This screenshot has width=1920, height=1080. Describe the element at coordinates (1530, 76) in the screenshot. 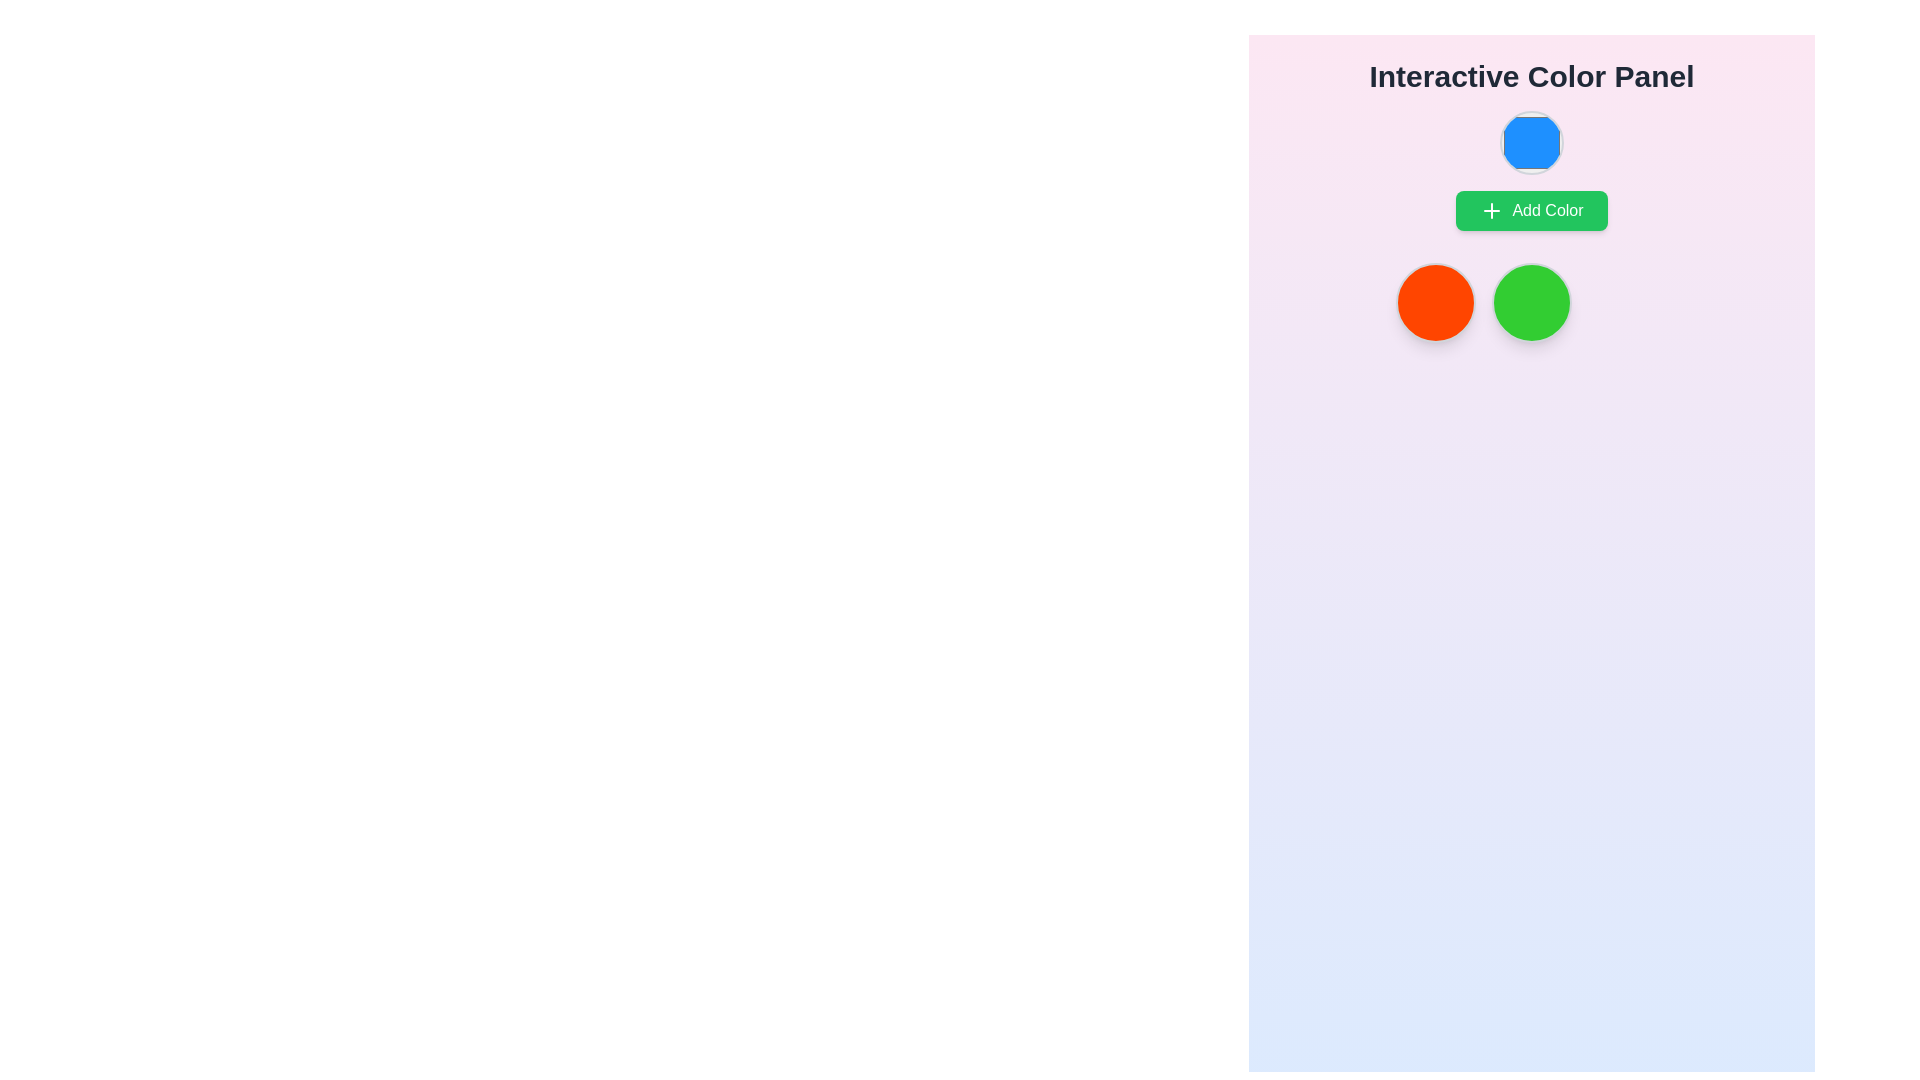

I see `the 'Interactive Color Panel' text label, which is displayed in bold and large font at the top of the gradient background interface` at that location.